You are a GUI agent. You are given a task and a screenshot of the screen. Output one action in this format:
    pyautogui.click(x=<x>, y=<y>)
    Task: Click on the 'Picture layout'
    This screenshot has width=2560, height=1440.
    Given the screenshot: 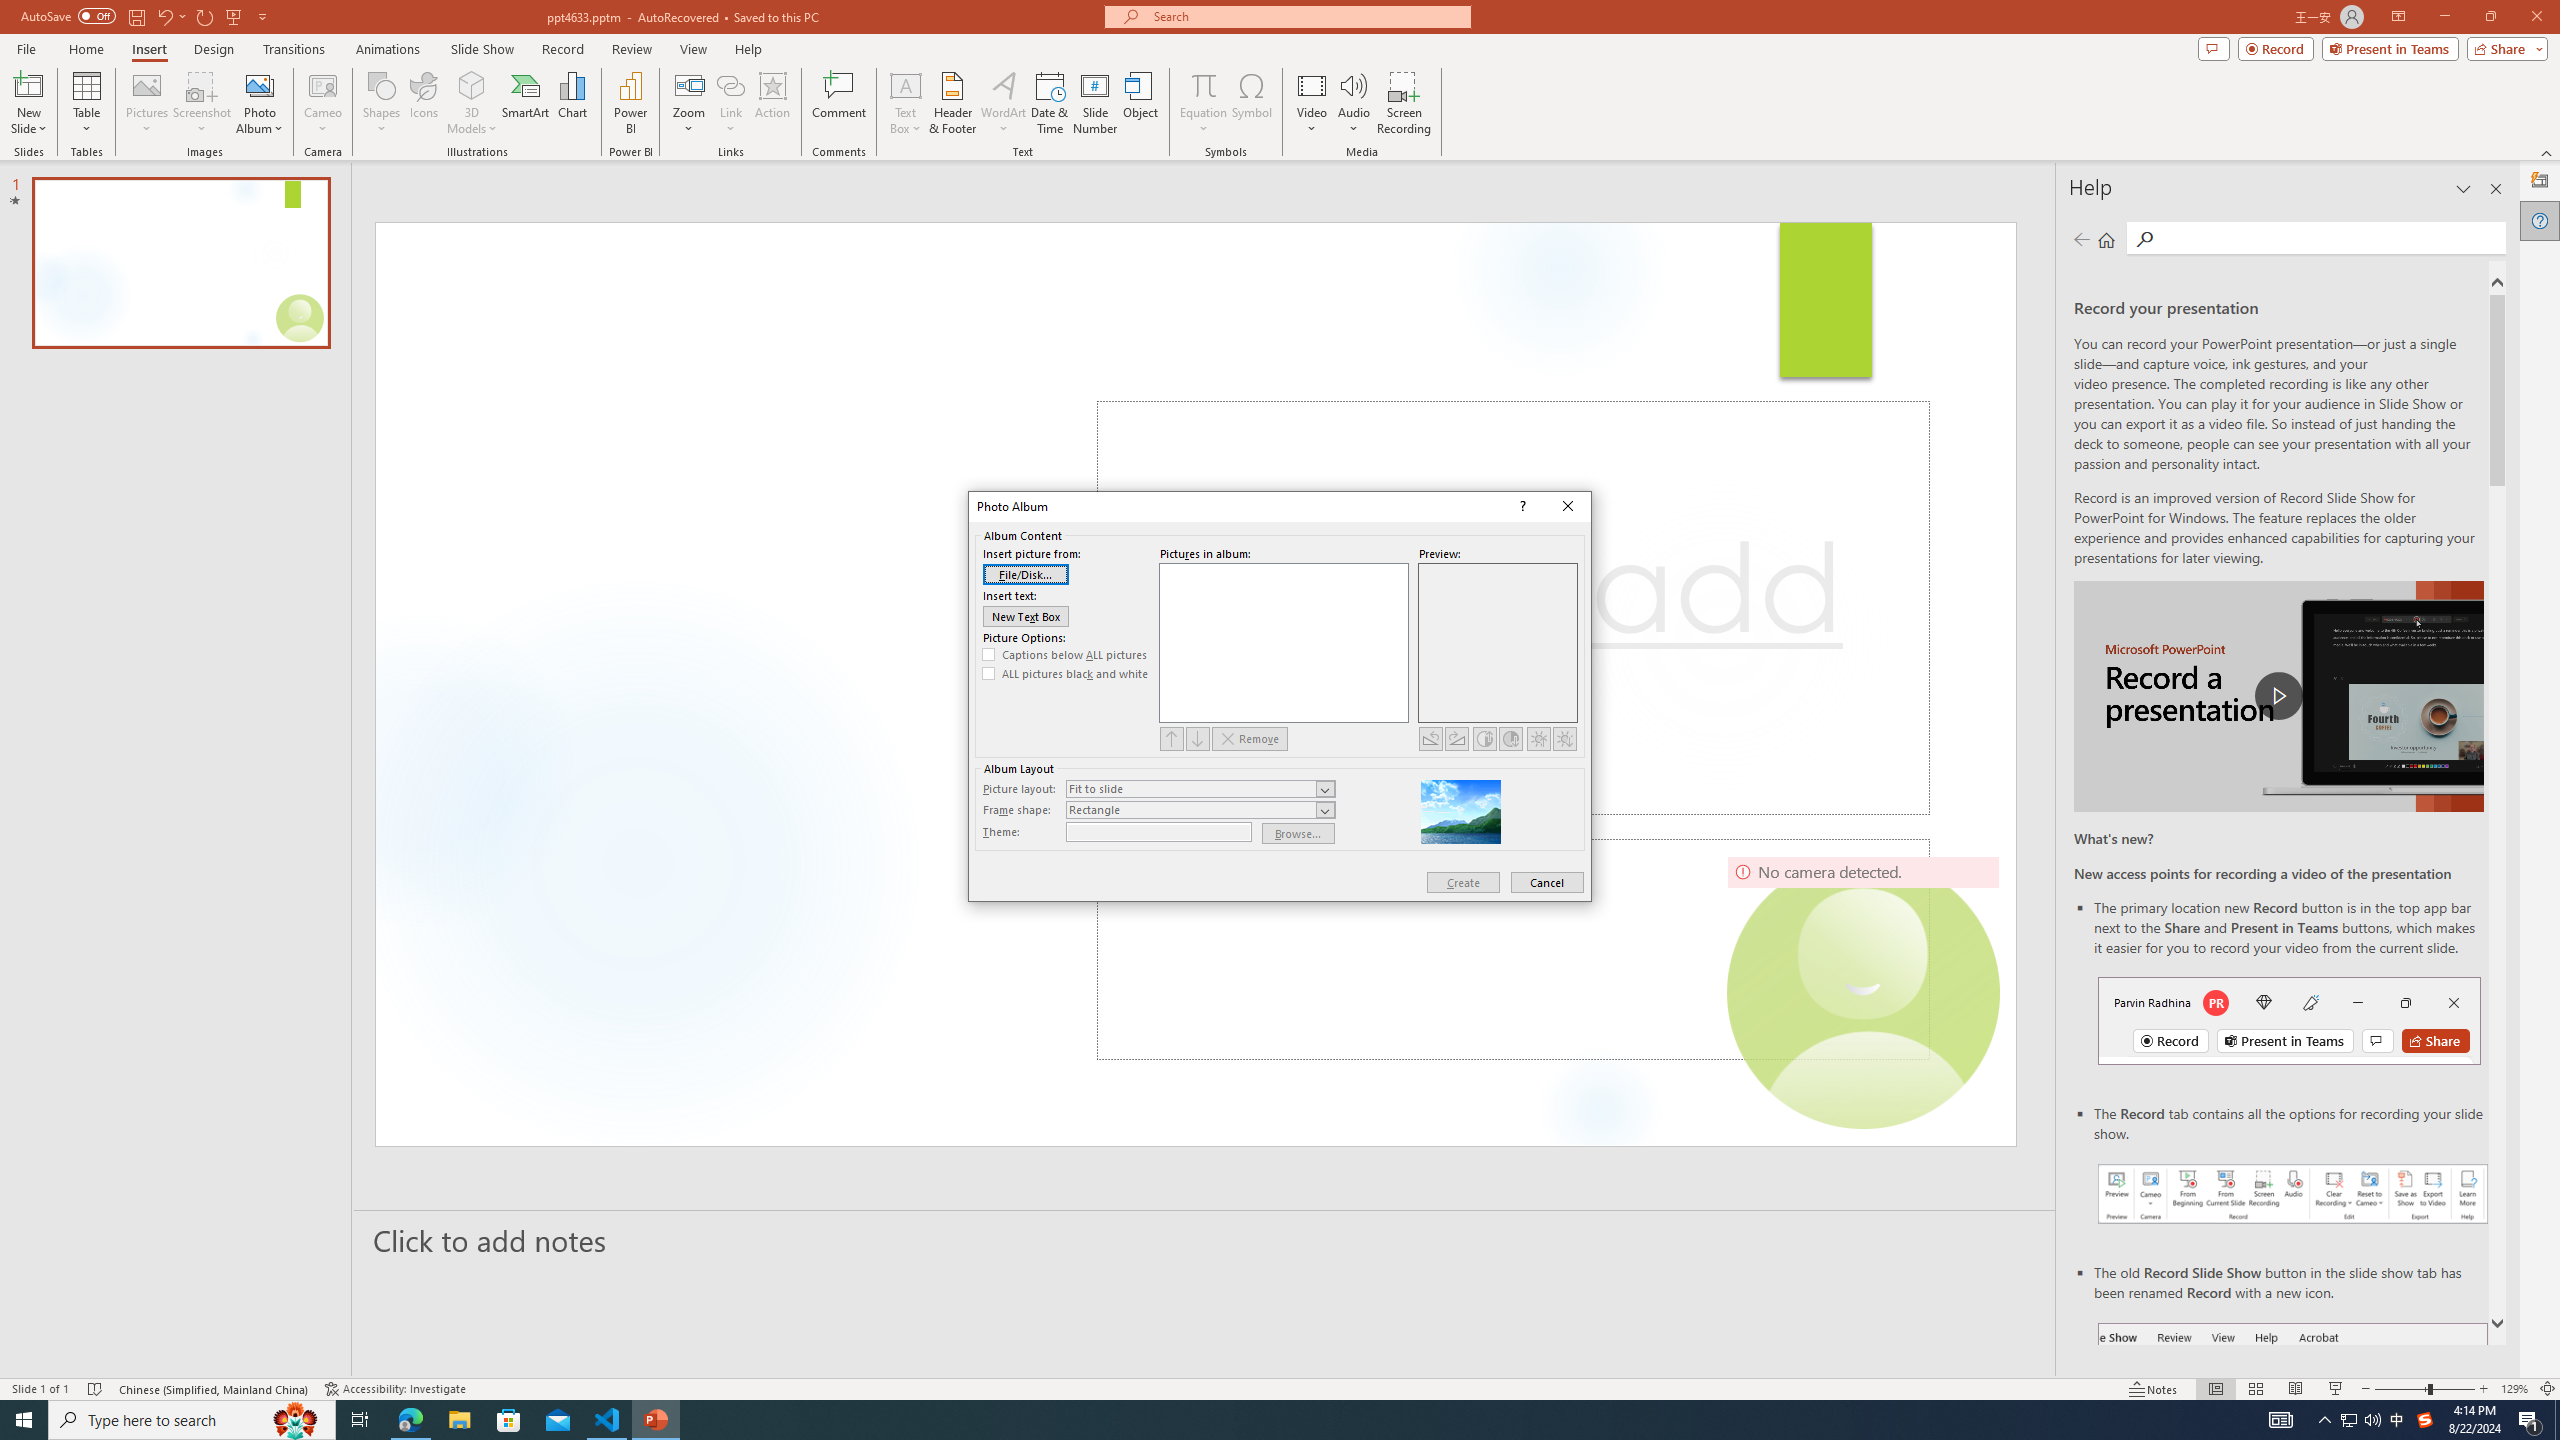 What is the action you would take?
    pyautogui.click(x=1199, y=788)
    